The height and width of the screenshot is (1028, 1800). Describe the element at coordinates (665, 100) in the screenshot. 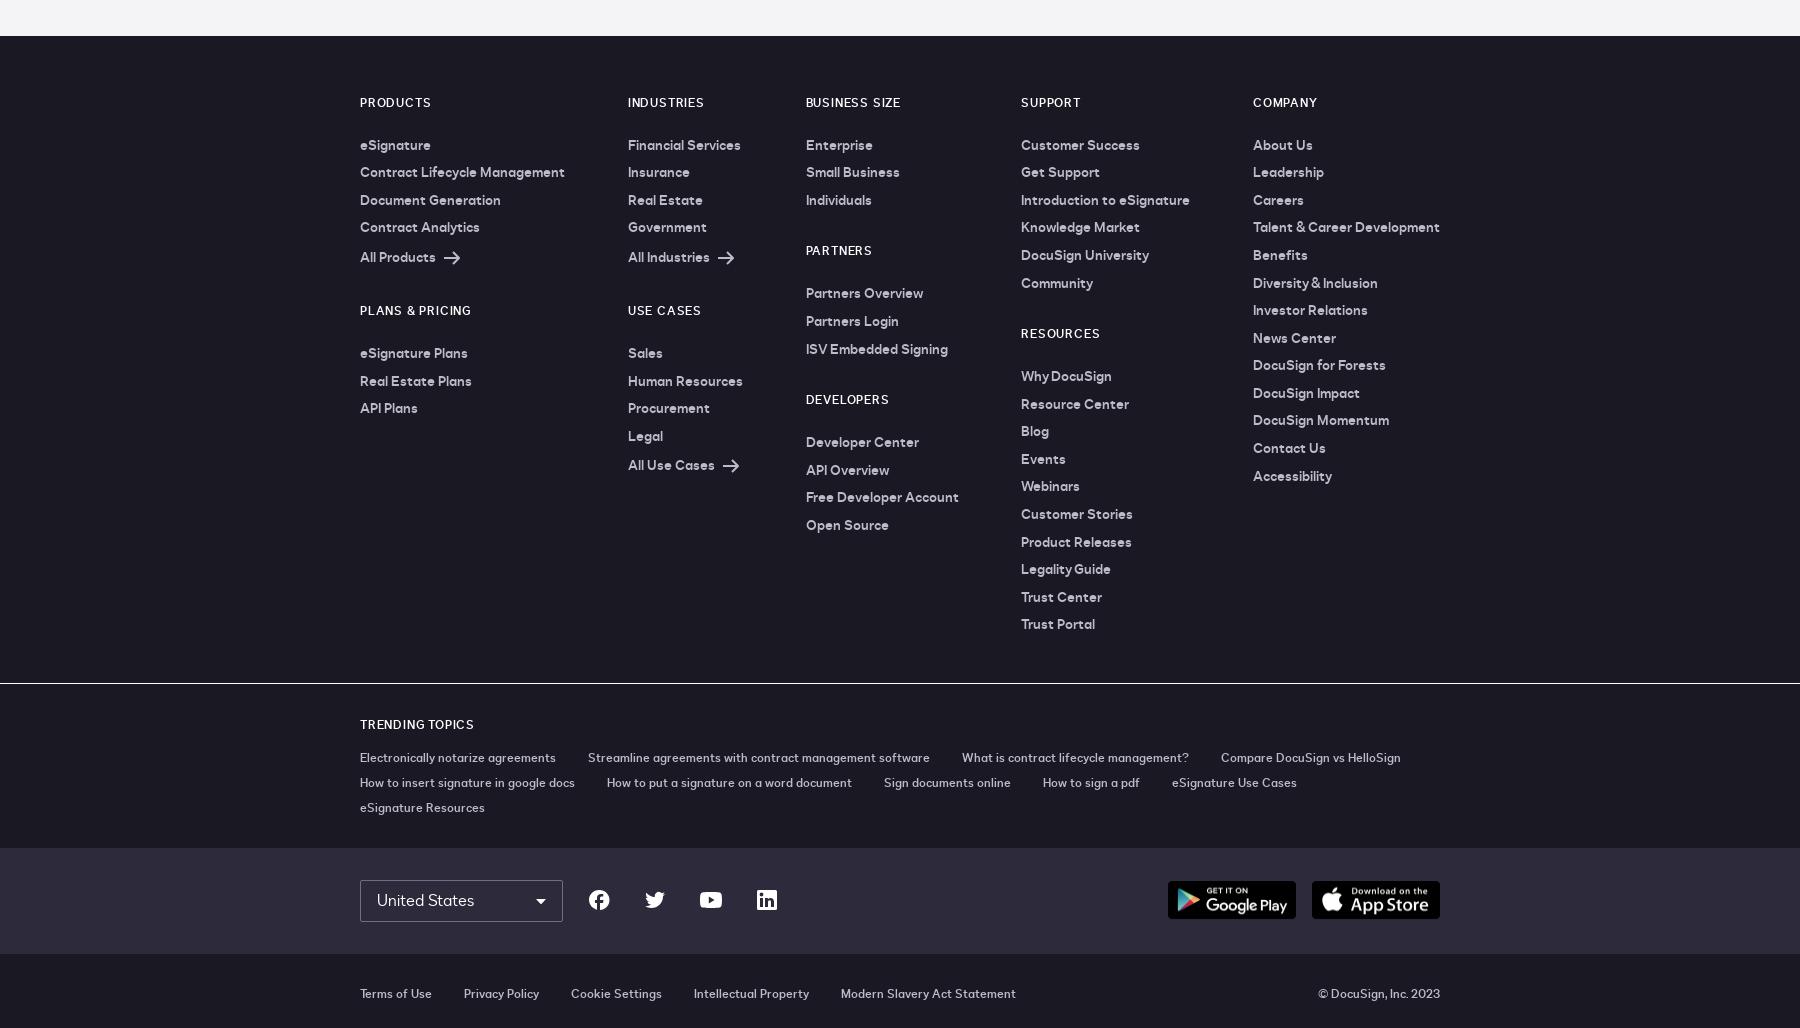

I see `'Industries'` at that location.